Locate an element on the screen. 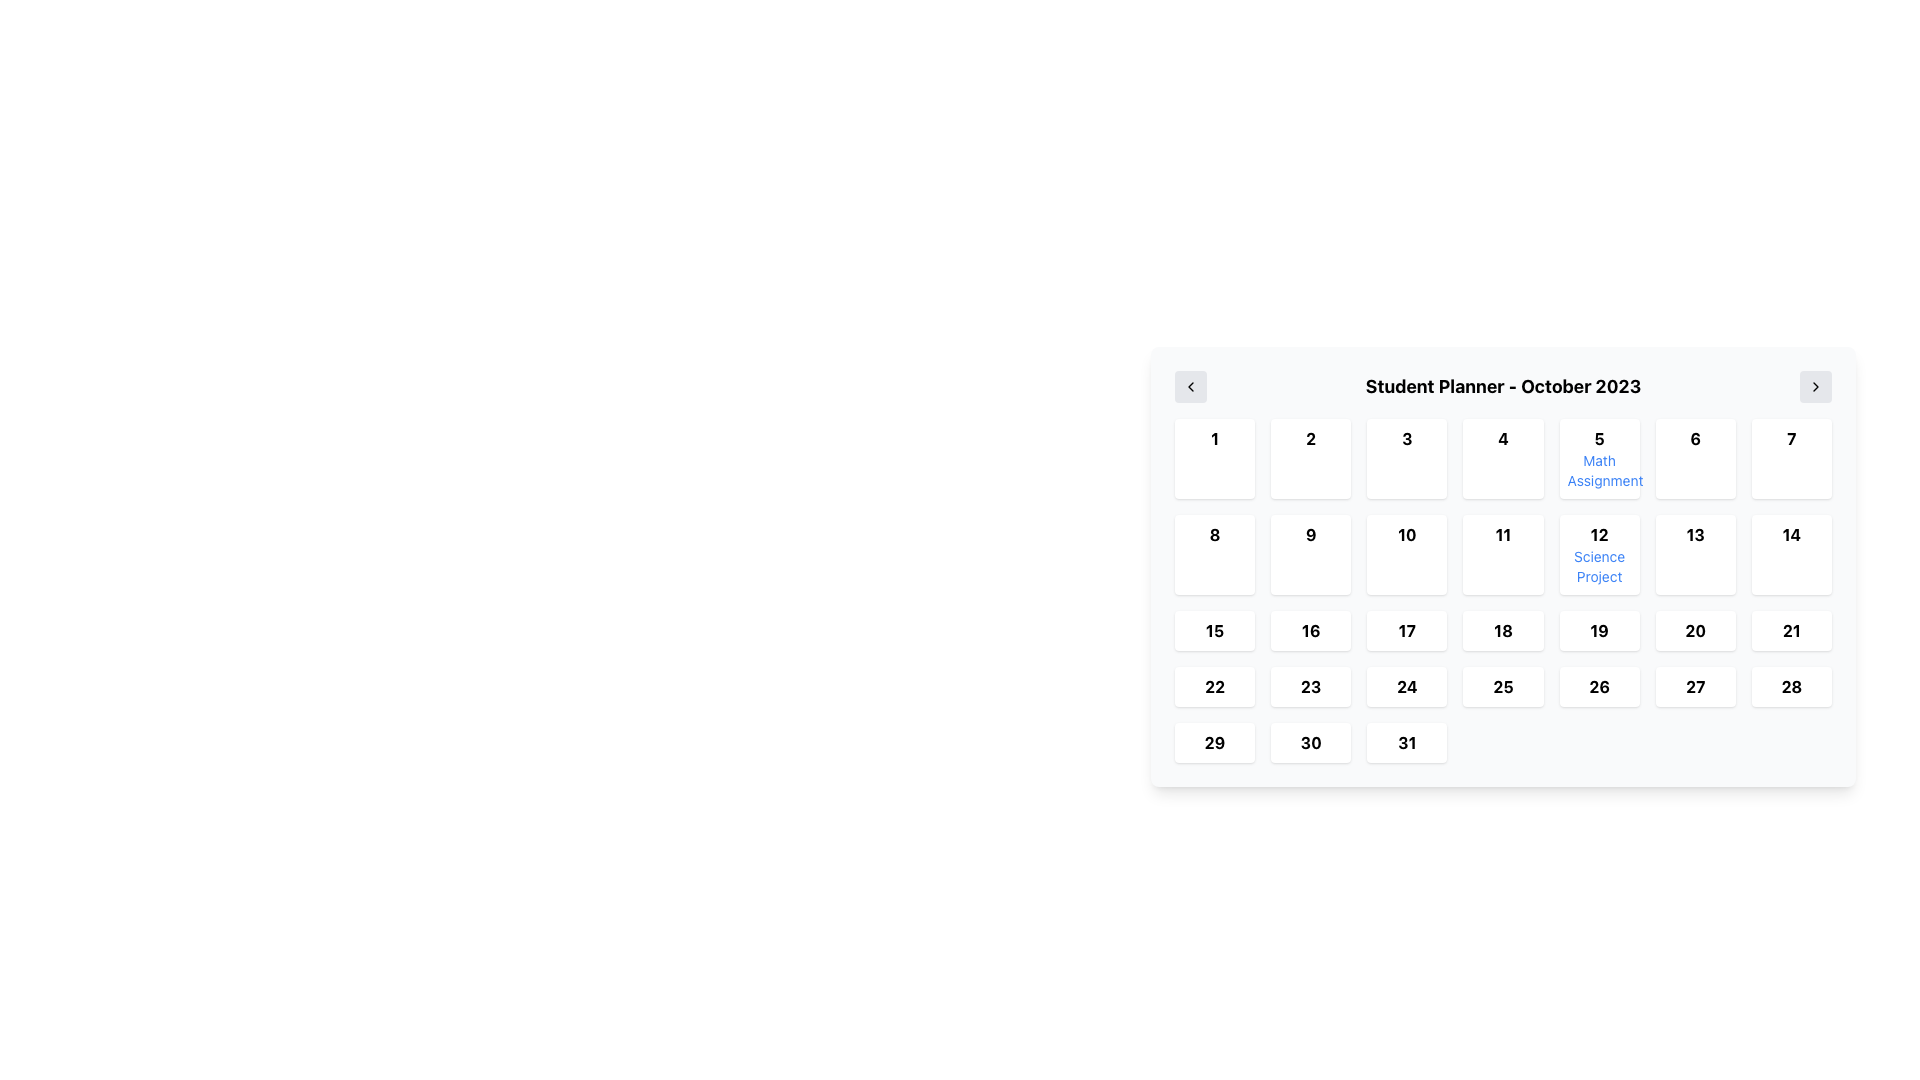  the calendar date cell representing the date '22' in the student planner interface is located at coordinates (1213, 685).